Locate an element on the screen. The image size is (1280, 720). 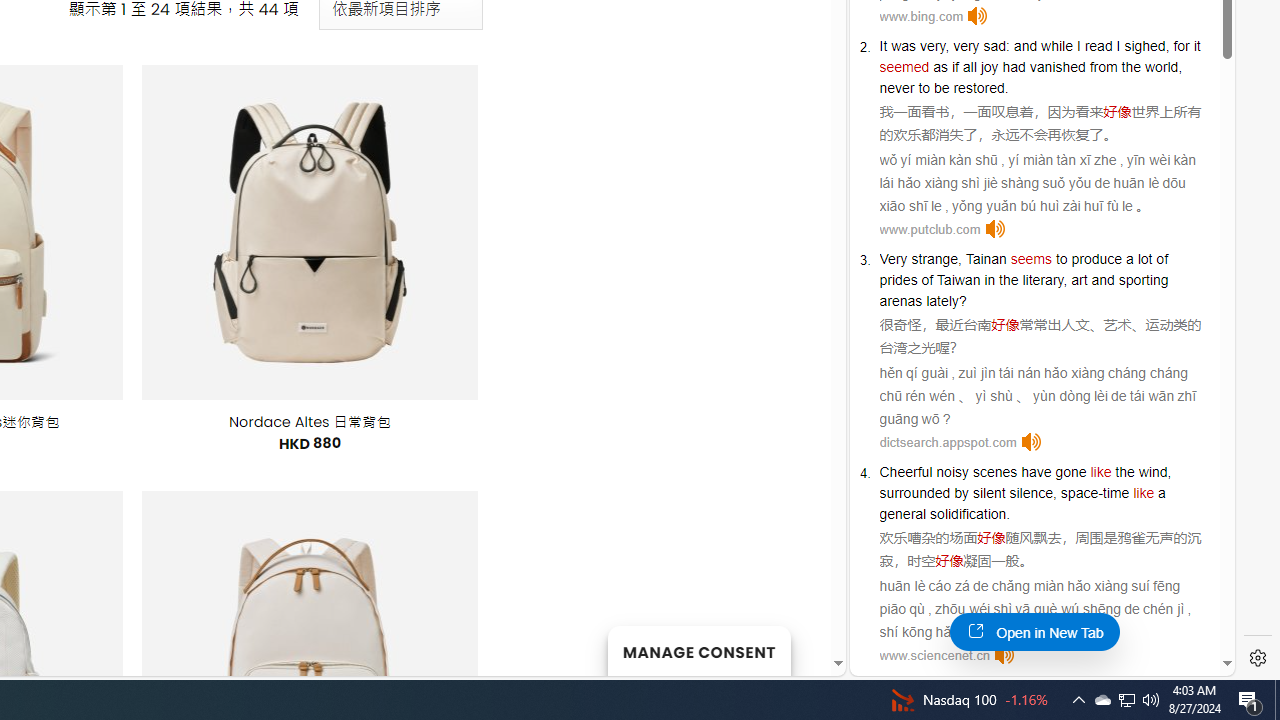
'Taiwan' is located at coordinates (957, 280).